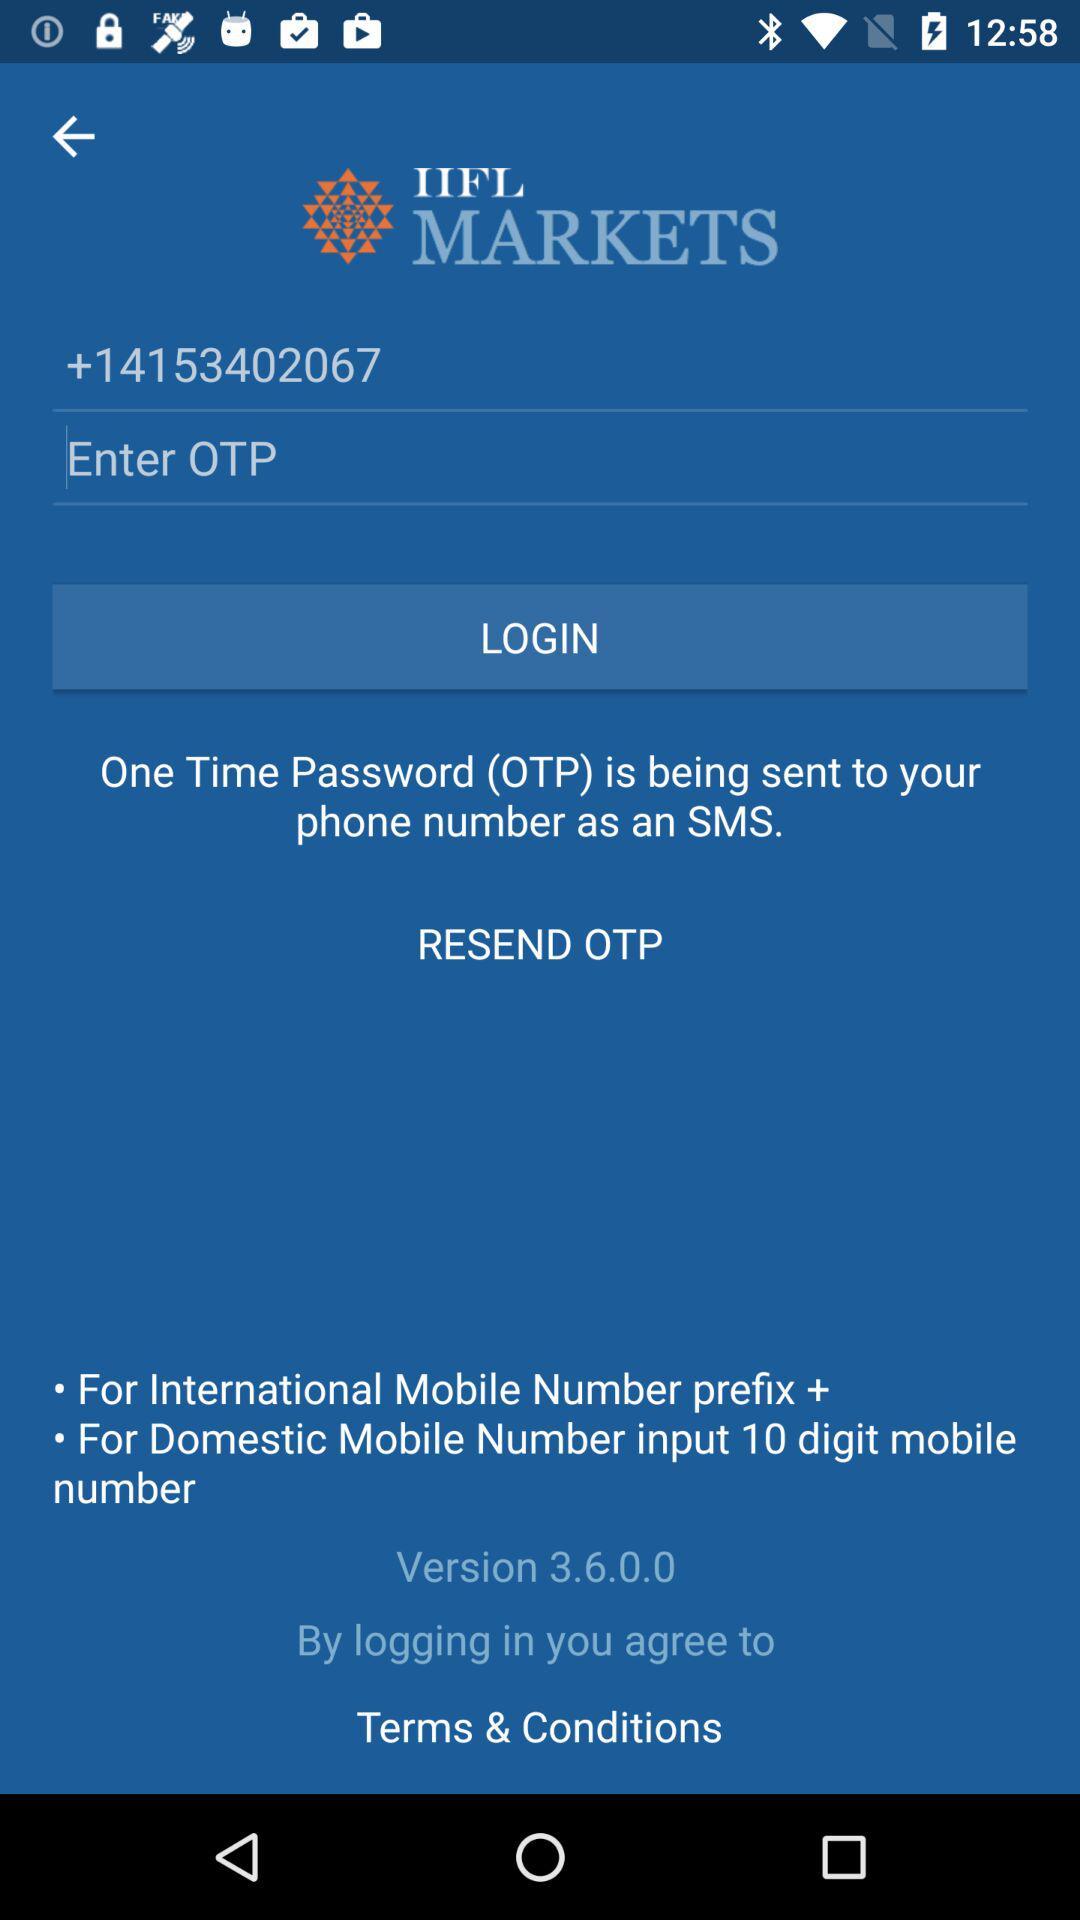 This screenshot has width=1080, height=1920. Describe the element at coordinates (540, 456) in the screenshot. I see `otp field` at that location.